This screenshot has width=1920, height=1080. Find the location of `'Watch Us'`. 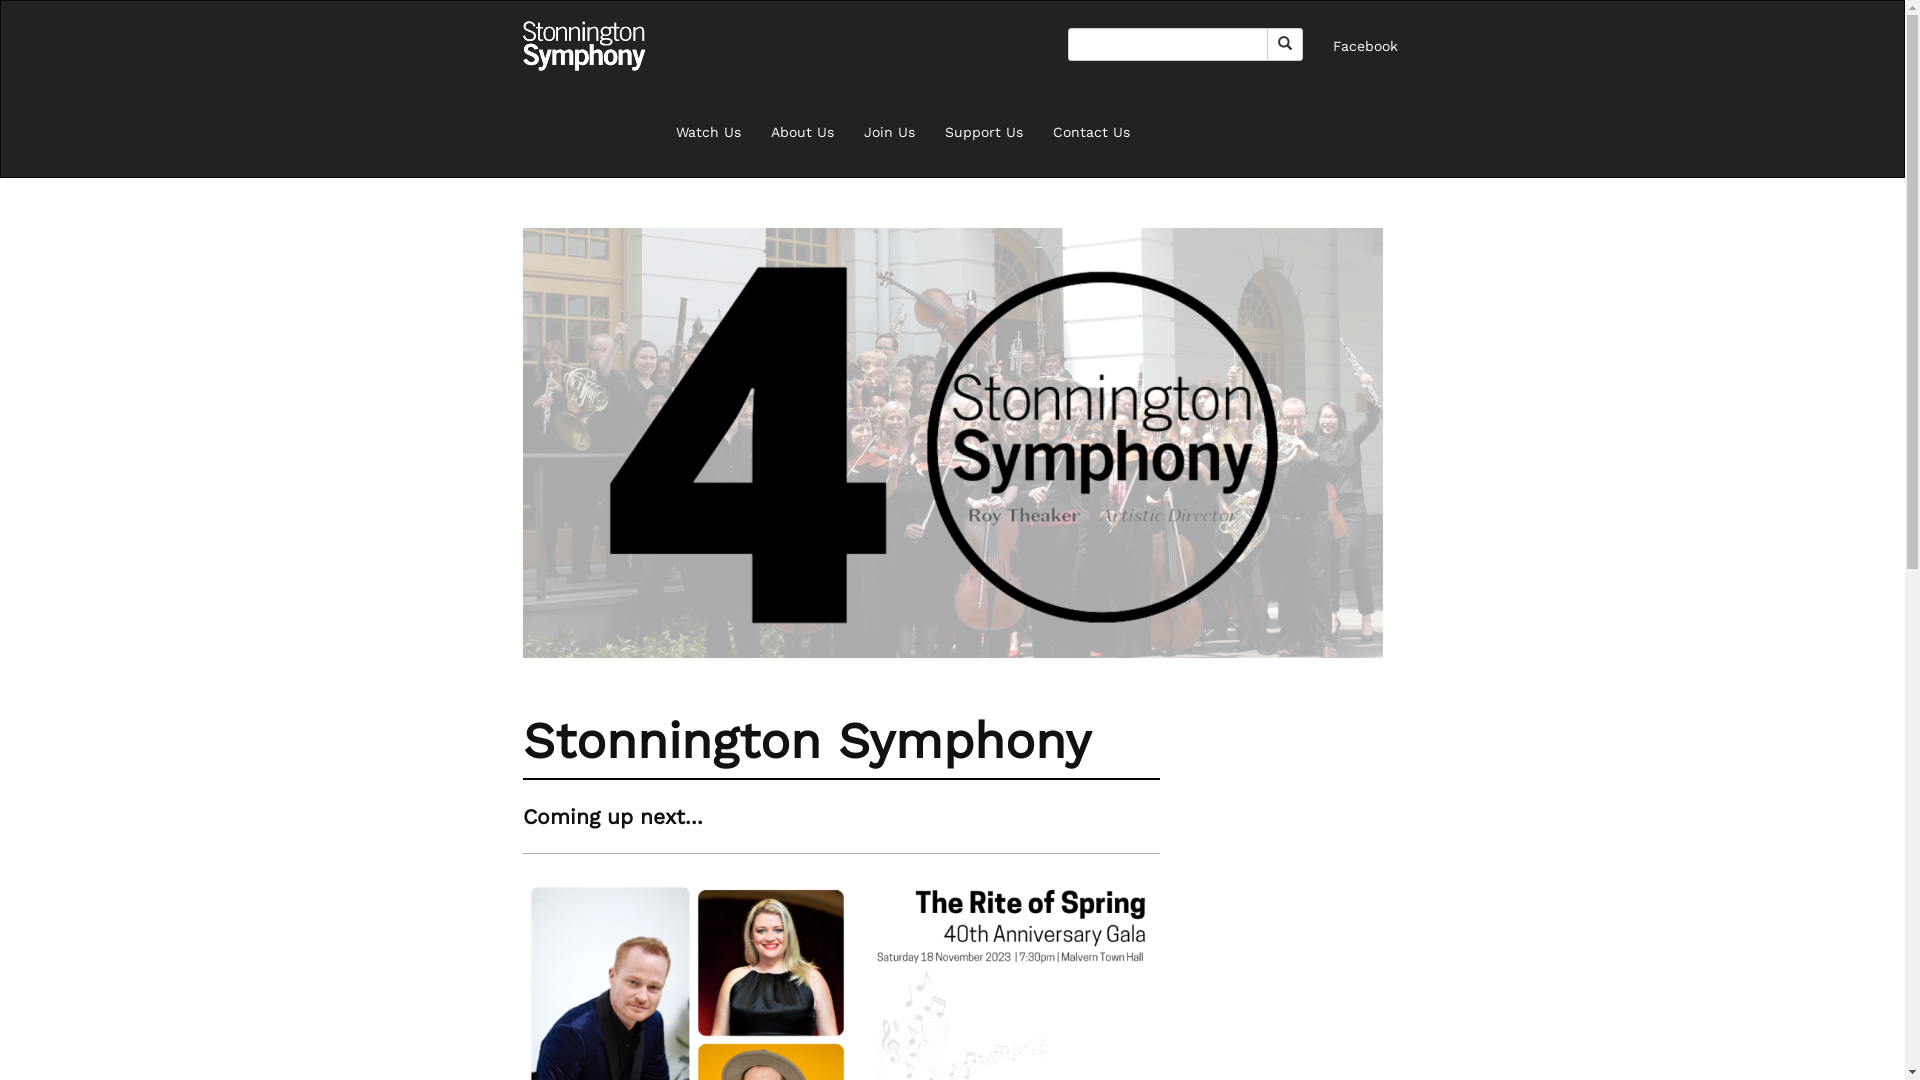

'Watch Us' is located at coordinates (660, 131).